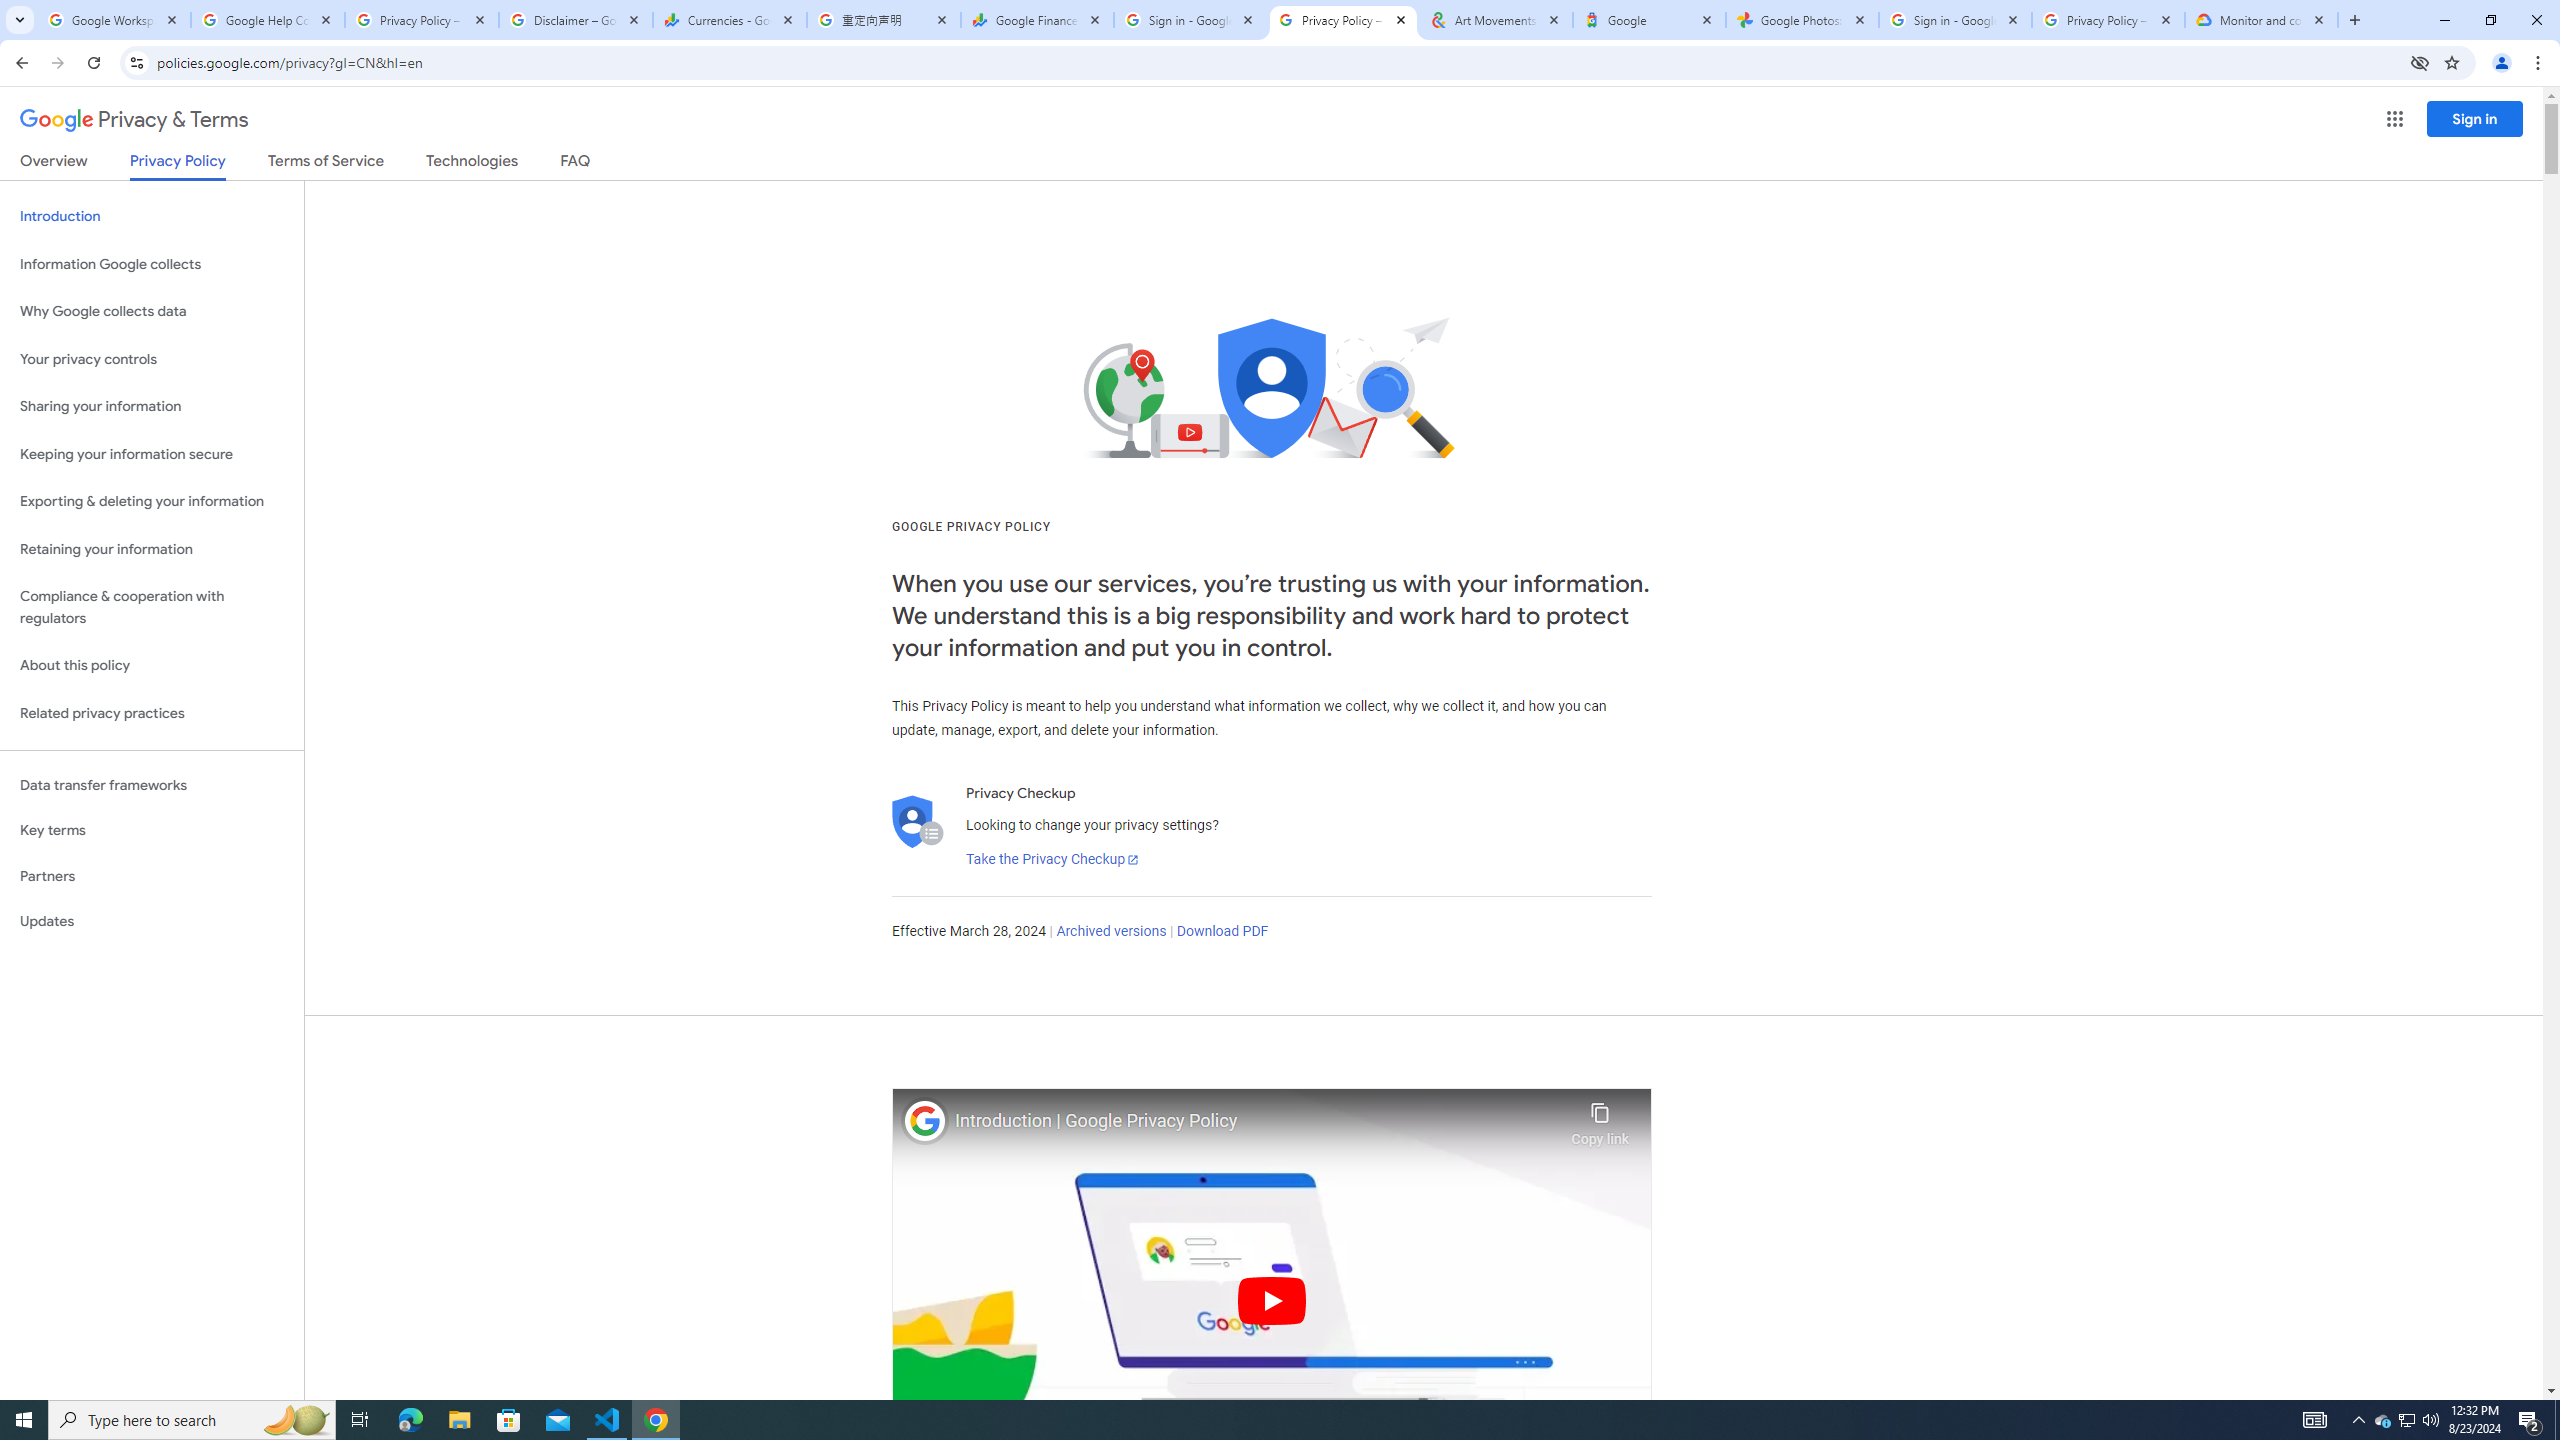 The width and height of the screenshot is (2560, 1440). Describe the element at coordinates (729, 19) in the screenshot. I see `'Currencies - Google Finance'` at that location.